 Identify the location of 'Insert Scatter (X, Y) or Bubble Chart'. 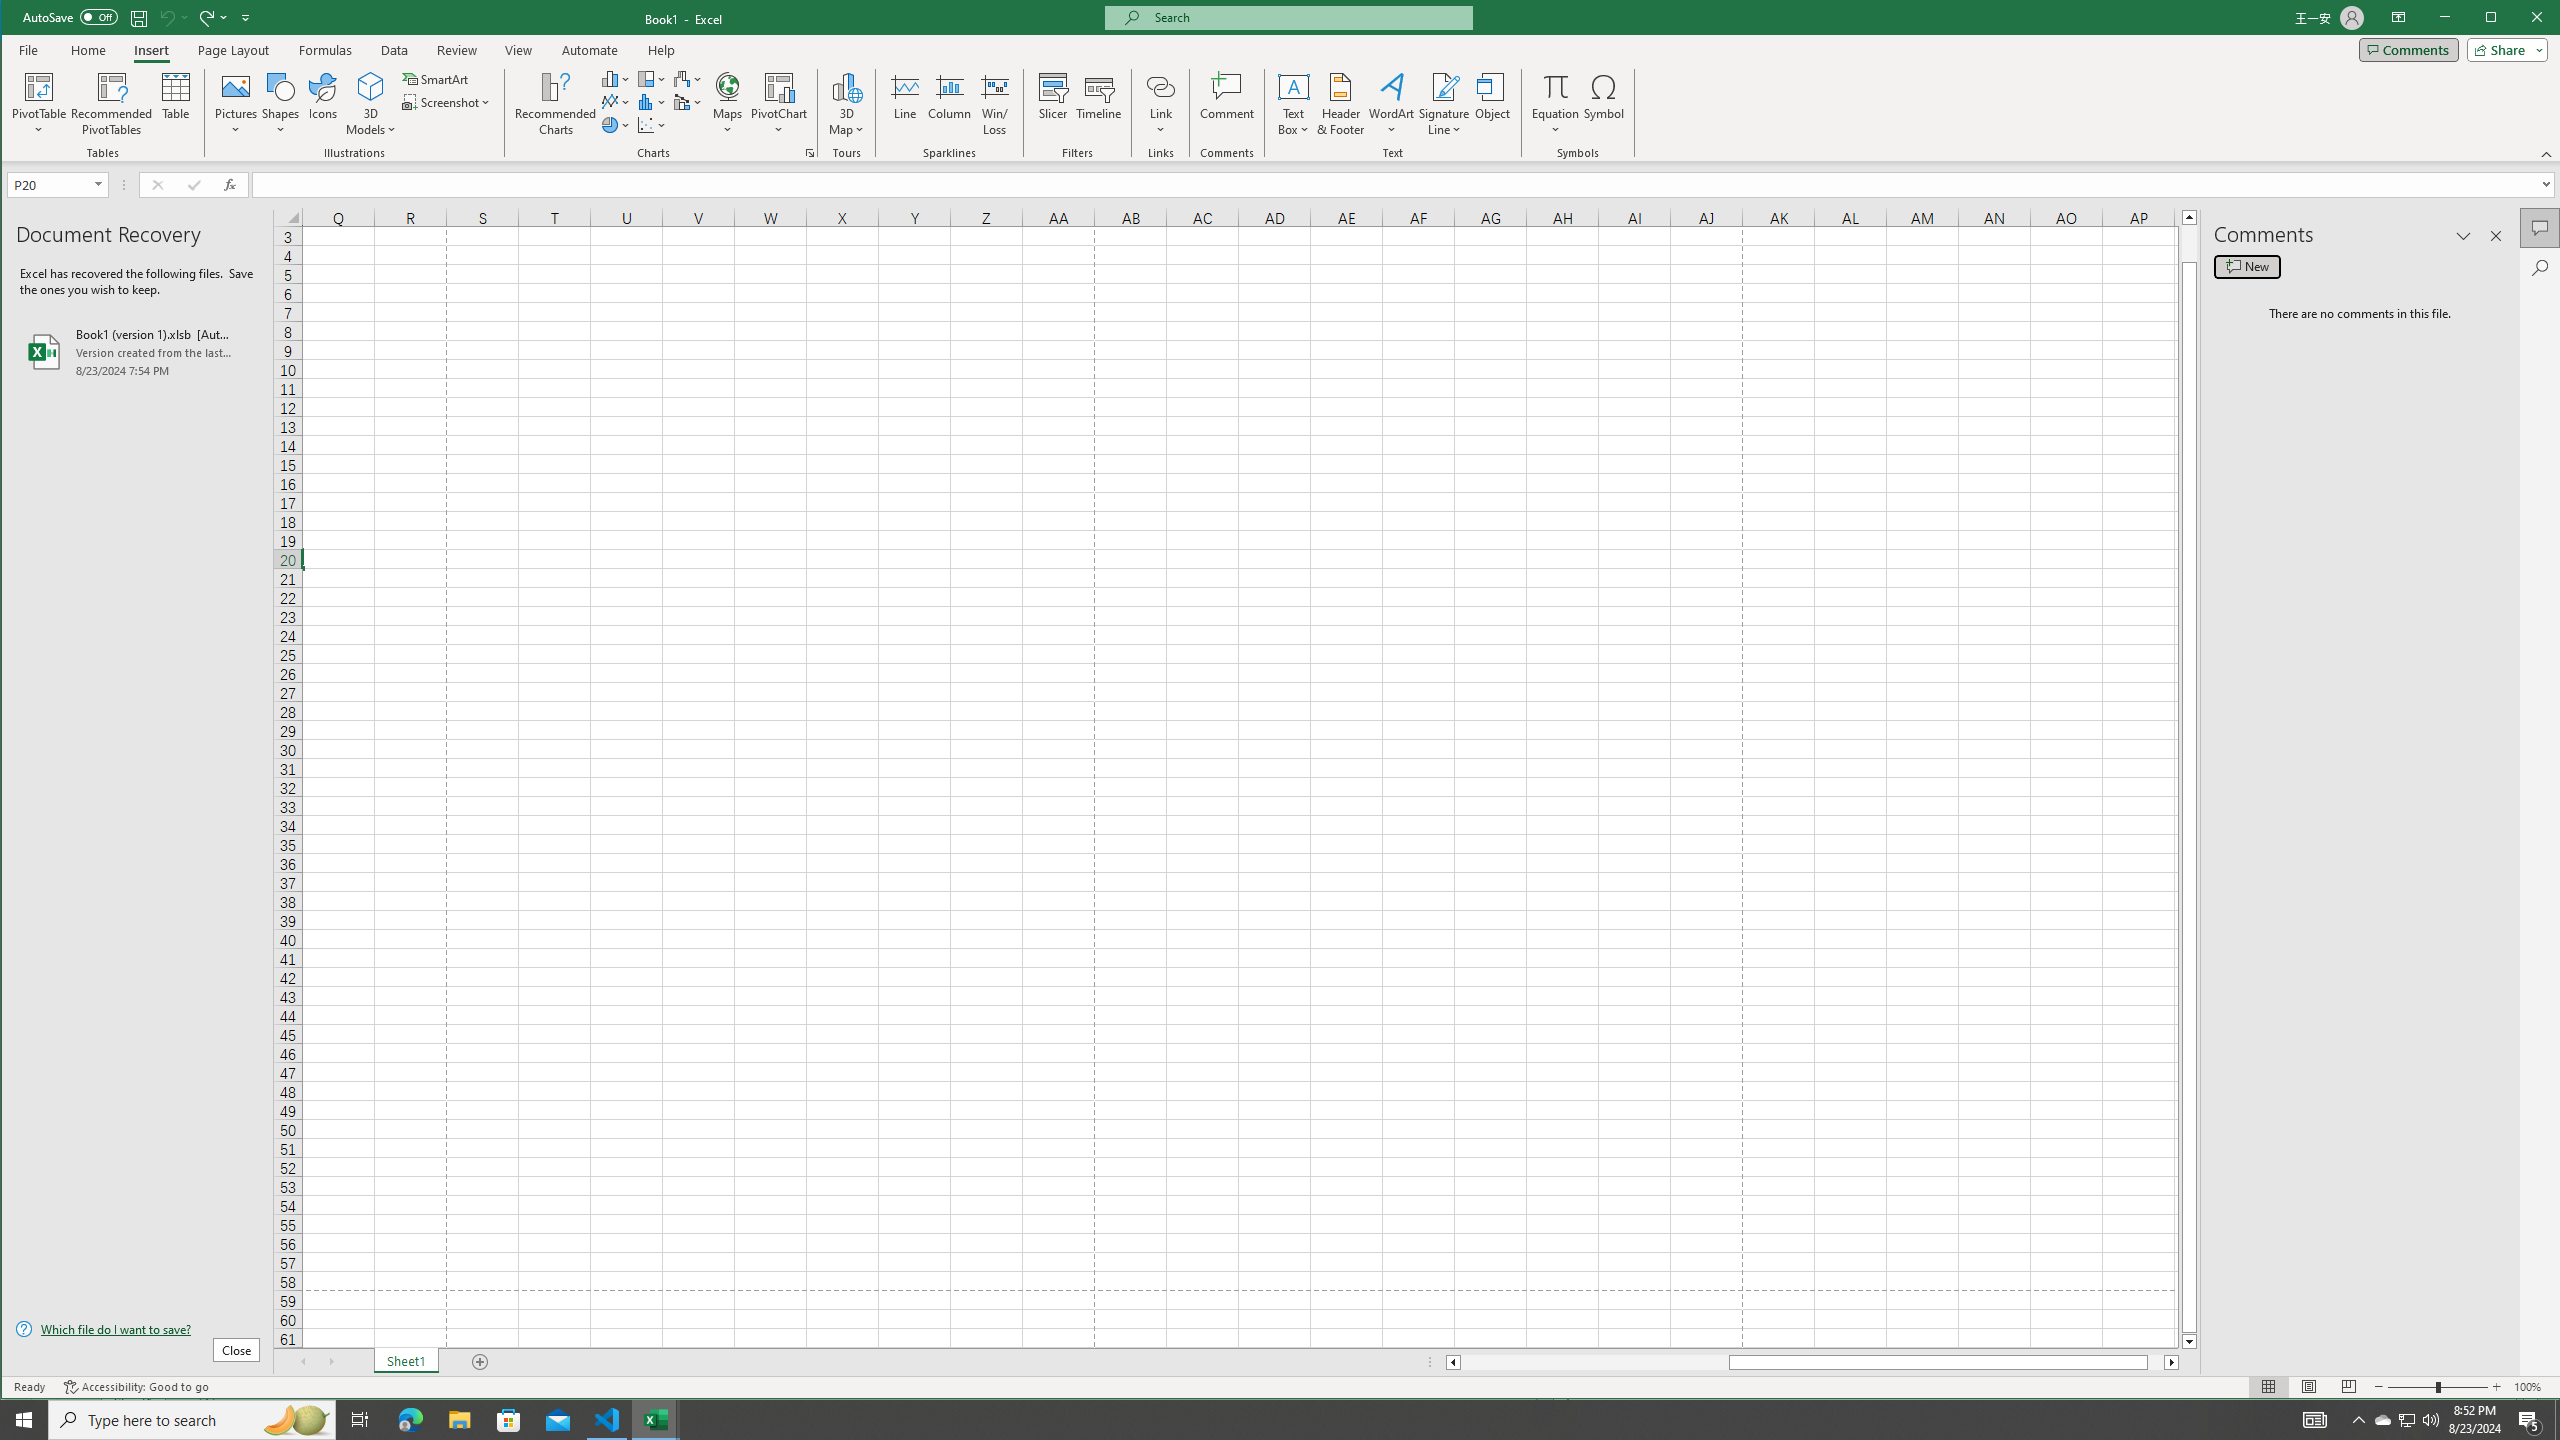
(652, 125).